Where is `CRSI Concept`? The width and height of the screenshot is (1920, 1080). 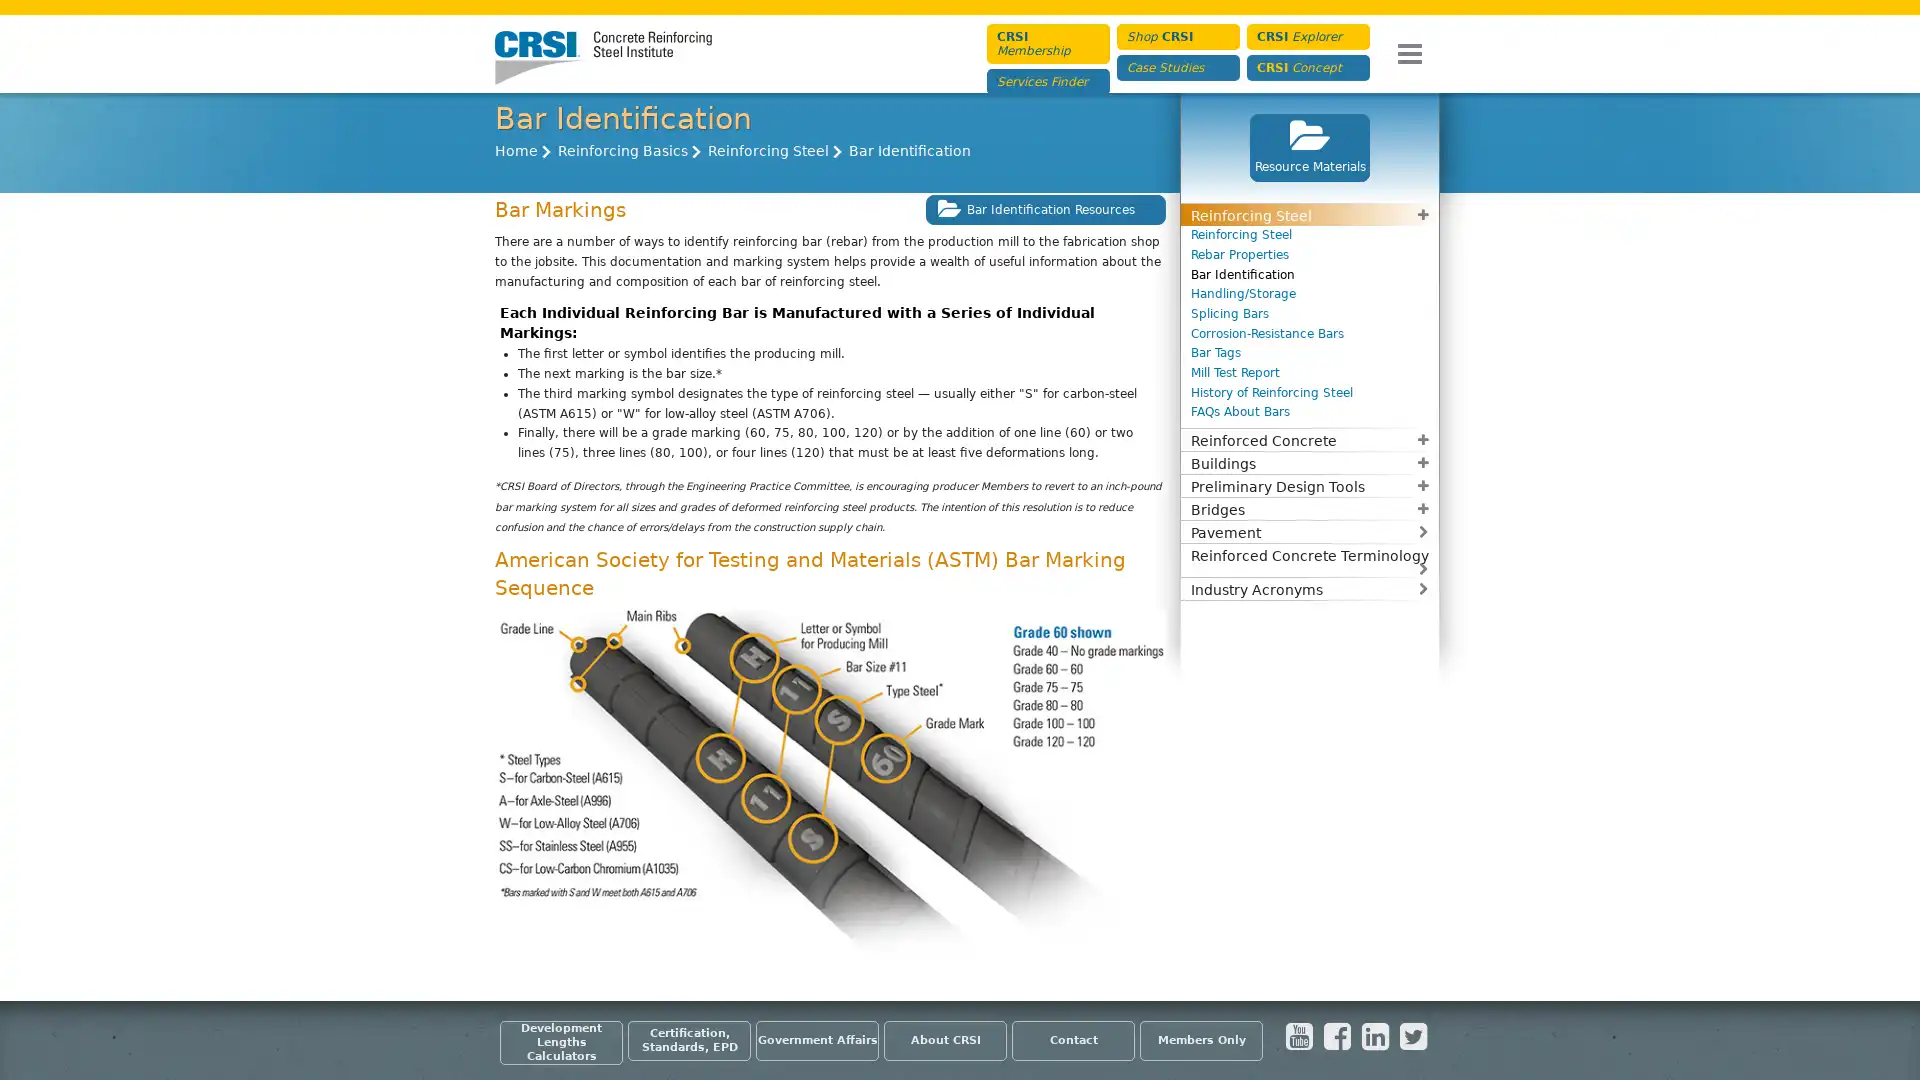
CRSI Concept is located at coordinates (1308, 67).